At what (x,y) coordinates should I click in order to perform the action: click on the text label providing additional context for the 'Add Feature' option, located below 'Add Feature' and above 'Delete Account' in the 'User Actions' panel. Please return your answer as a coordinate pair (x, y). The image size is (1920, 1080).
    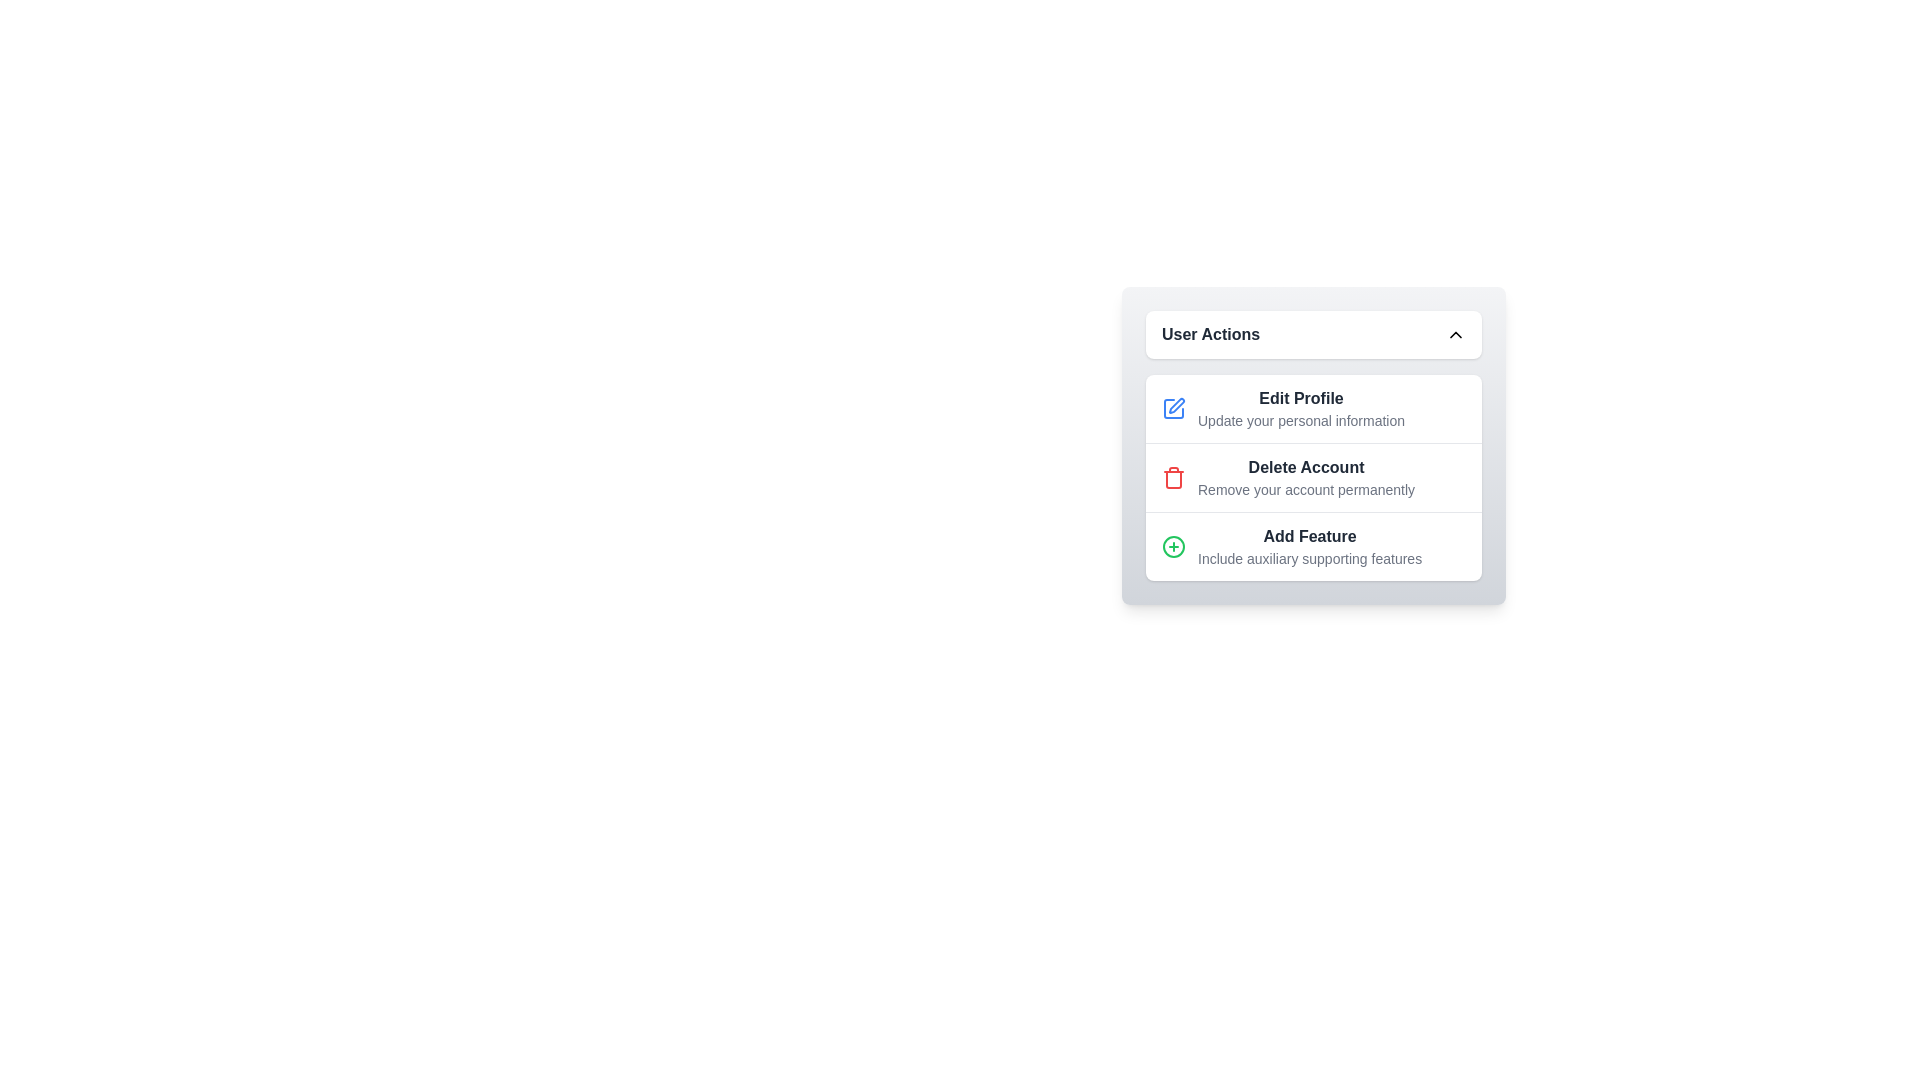
    Looking at the image, I should click on (1310, 559).